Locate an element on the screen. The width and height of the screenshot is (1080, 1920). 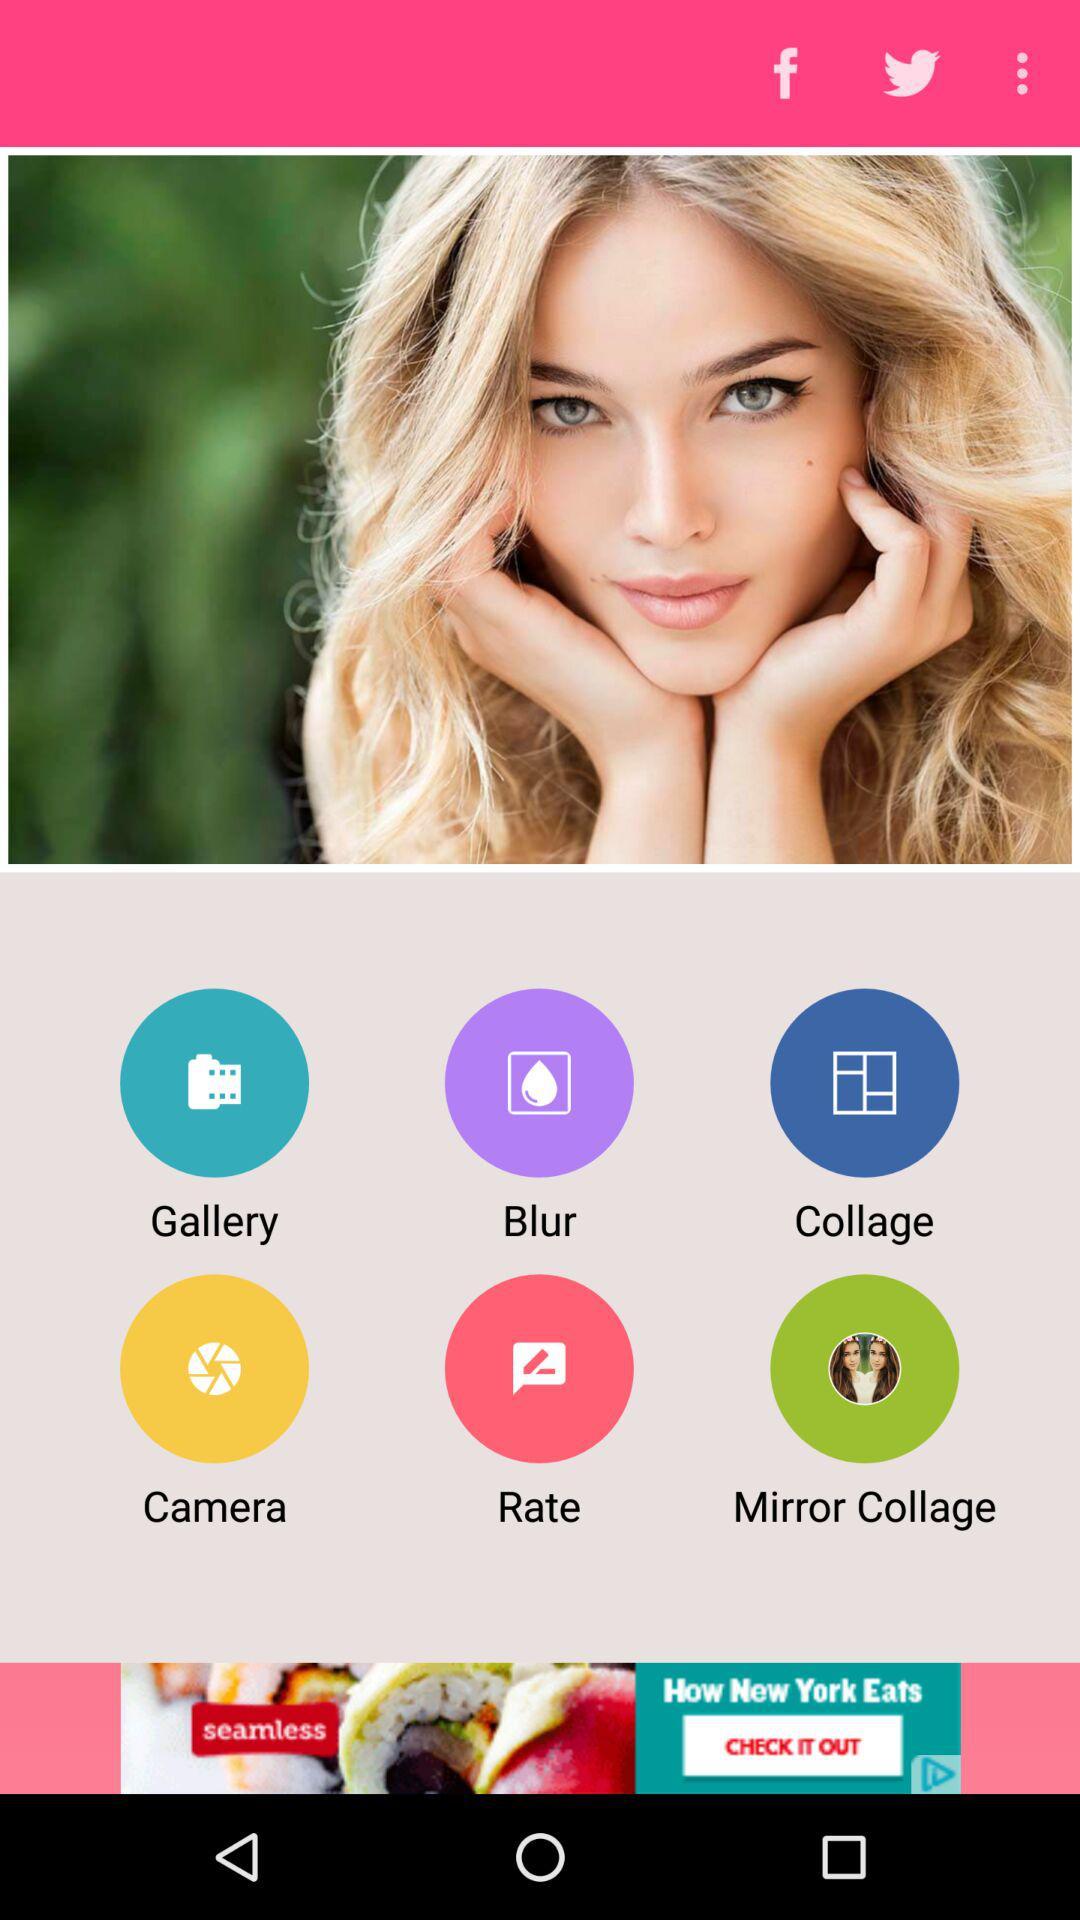
collage button is located at coordinates (863, 1082).